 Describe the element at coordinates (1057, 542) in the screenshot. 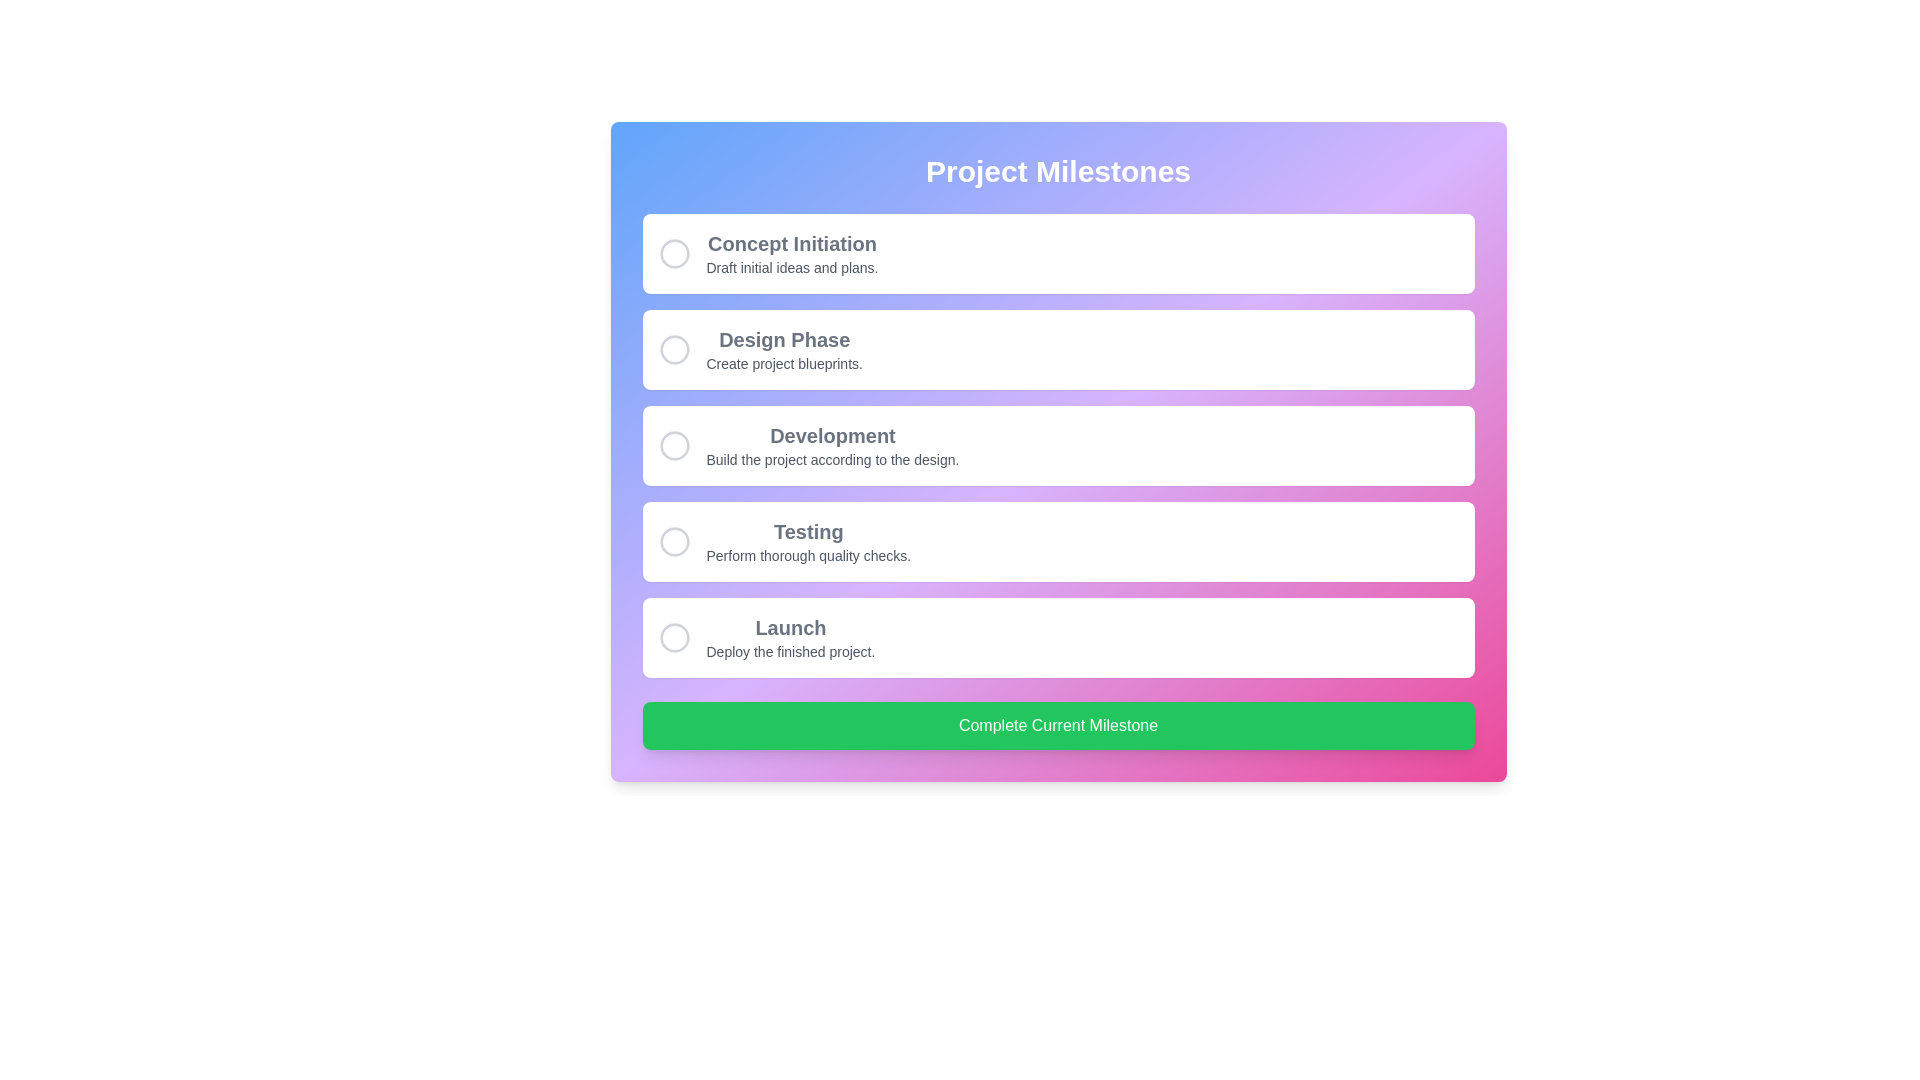

I see `the 'Testing' milestone indicator card, which is the fourth item in a vertically stacked list of progress cards` at that location.